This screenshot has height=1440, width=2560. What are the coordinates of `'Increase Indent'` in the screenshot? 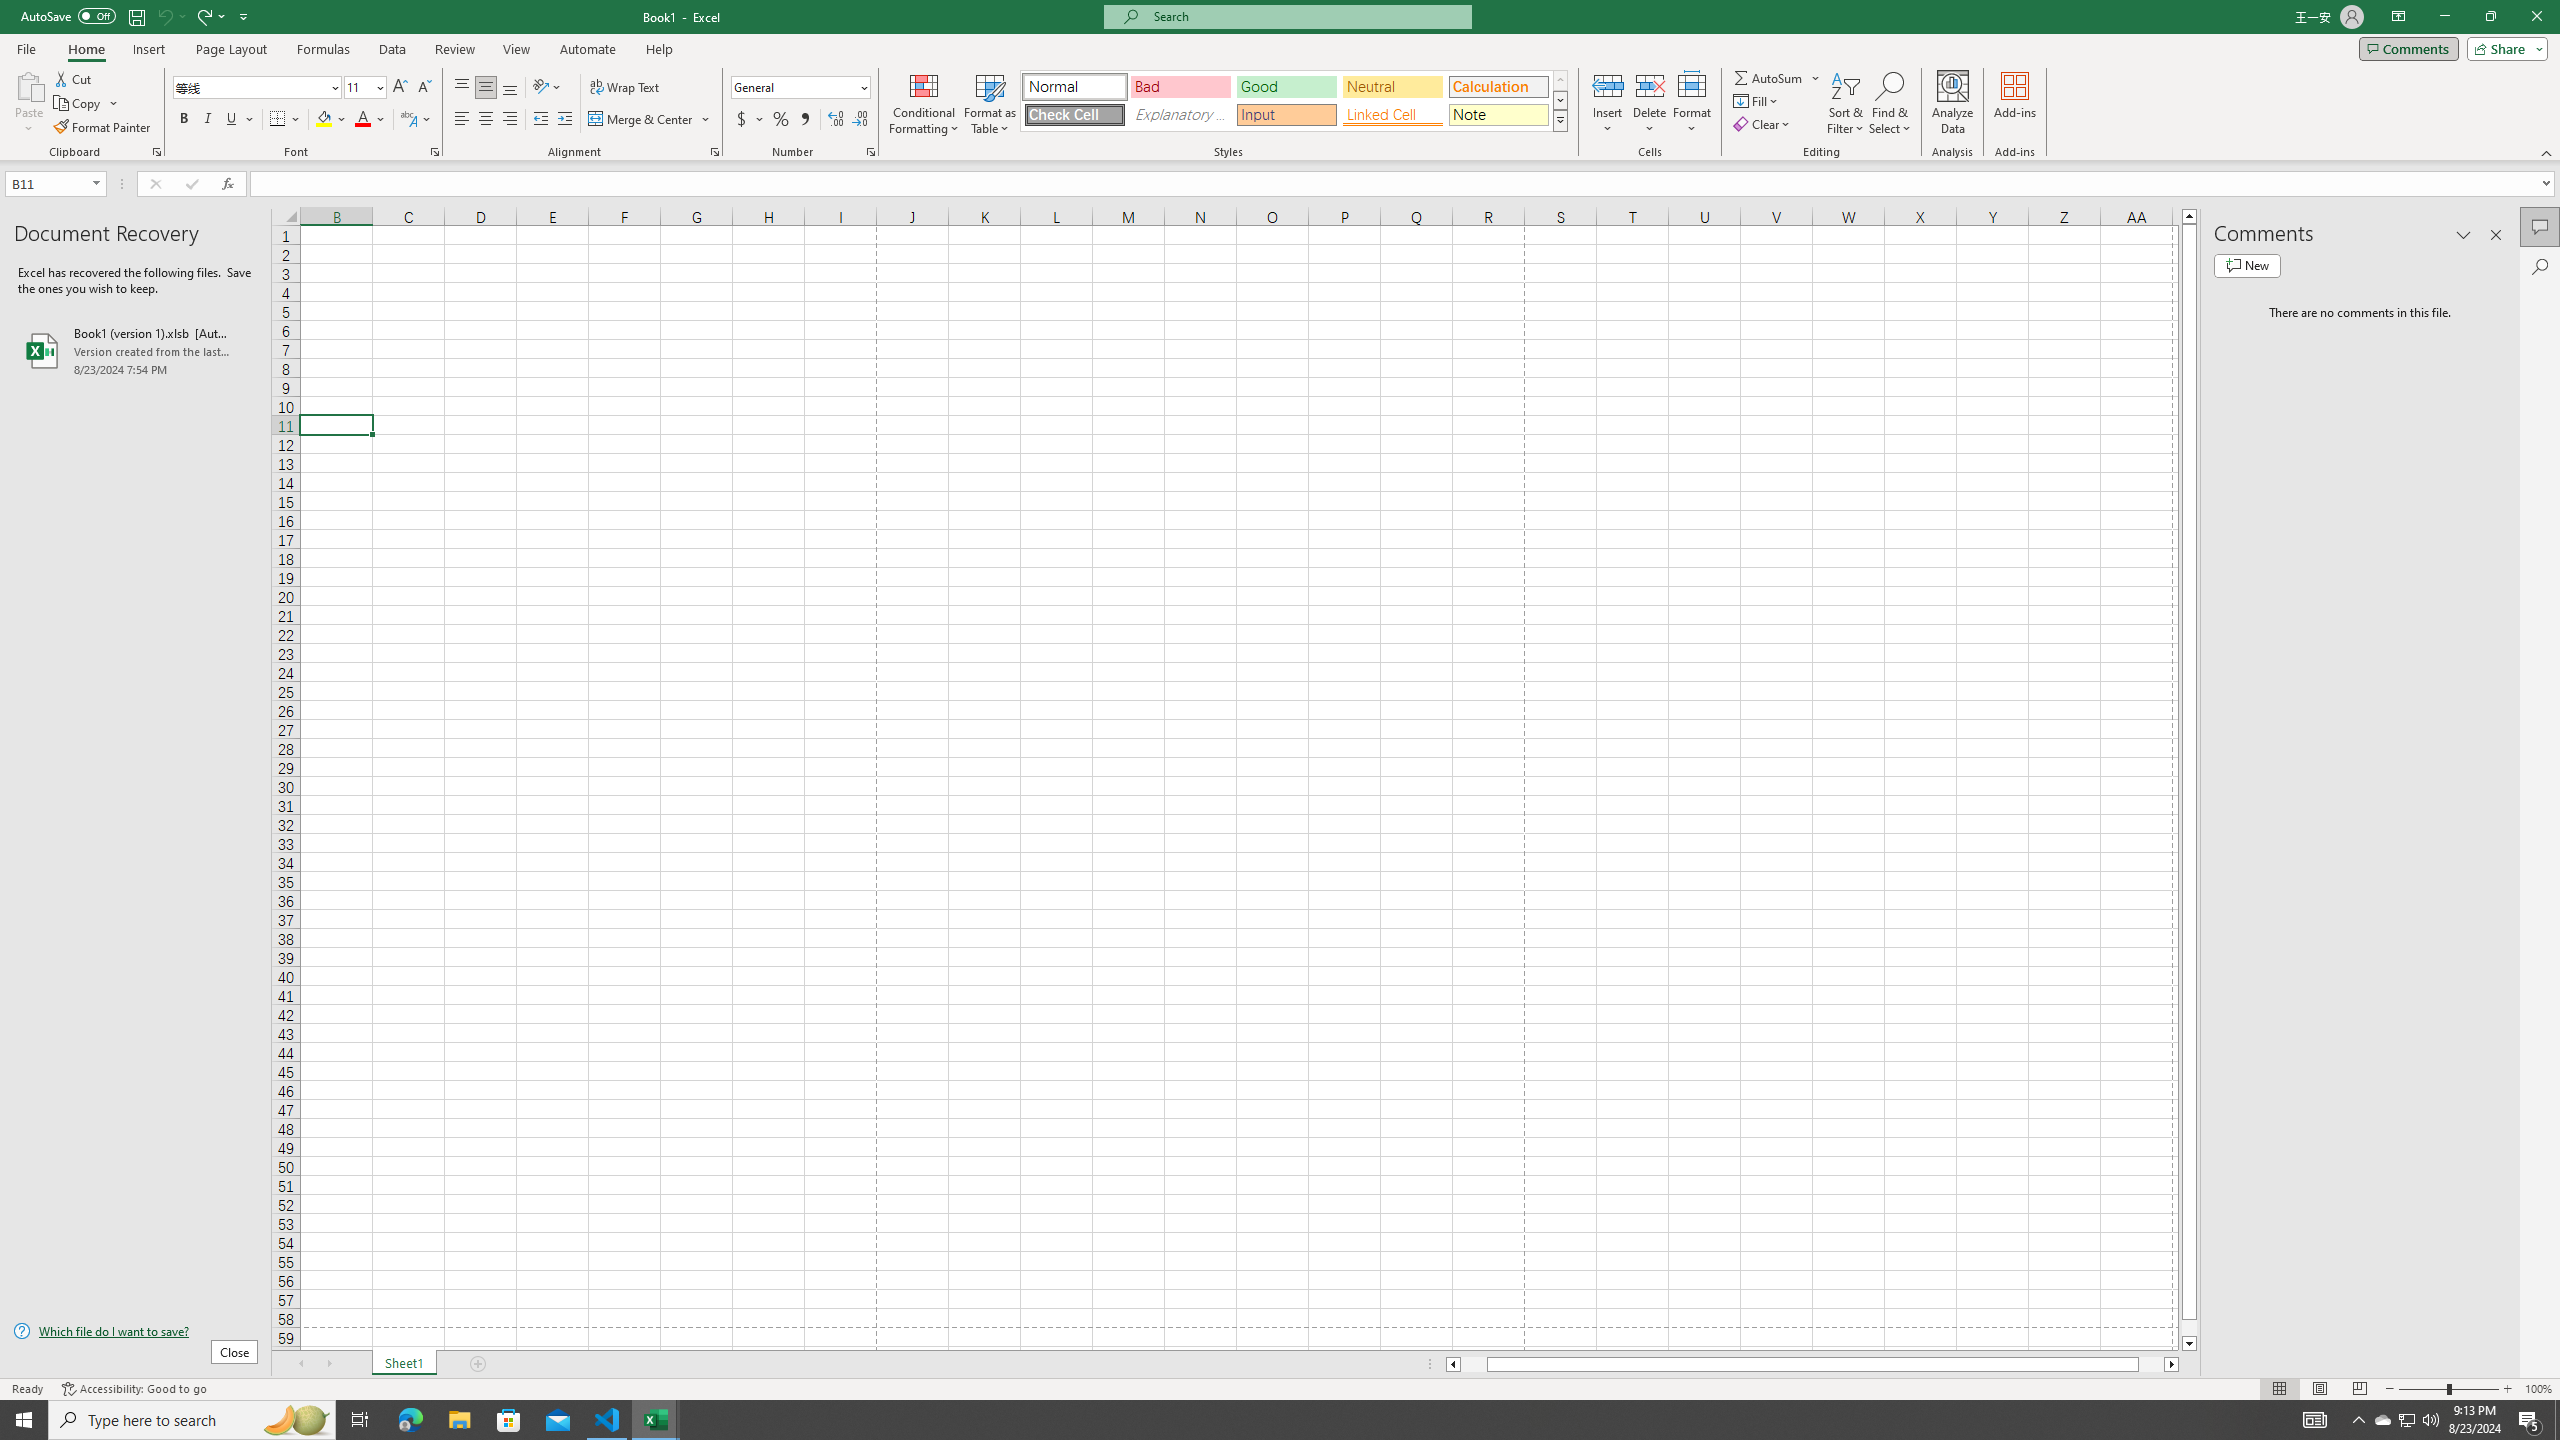 It's located at (563, 118).